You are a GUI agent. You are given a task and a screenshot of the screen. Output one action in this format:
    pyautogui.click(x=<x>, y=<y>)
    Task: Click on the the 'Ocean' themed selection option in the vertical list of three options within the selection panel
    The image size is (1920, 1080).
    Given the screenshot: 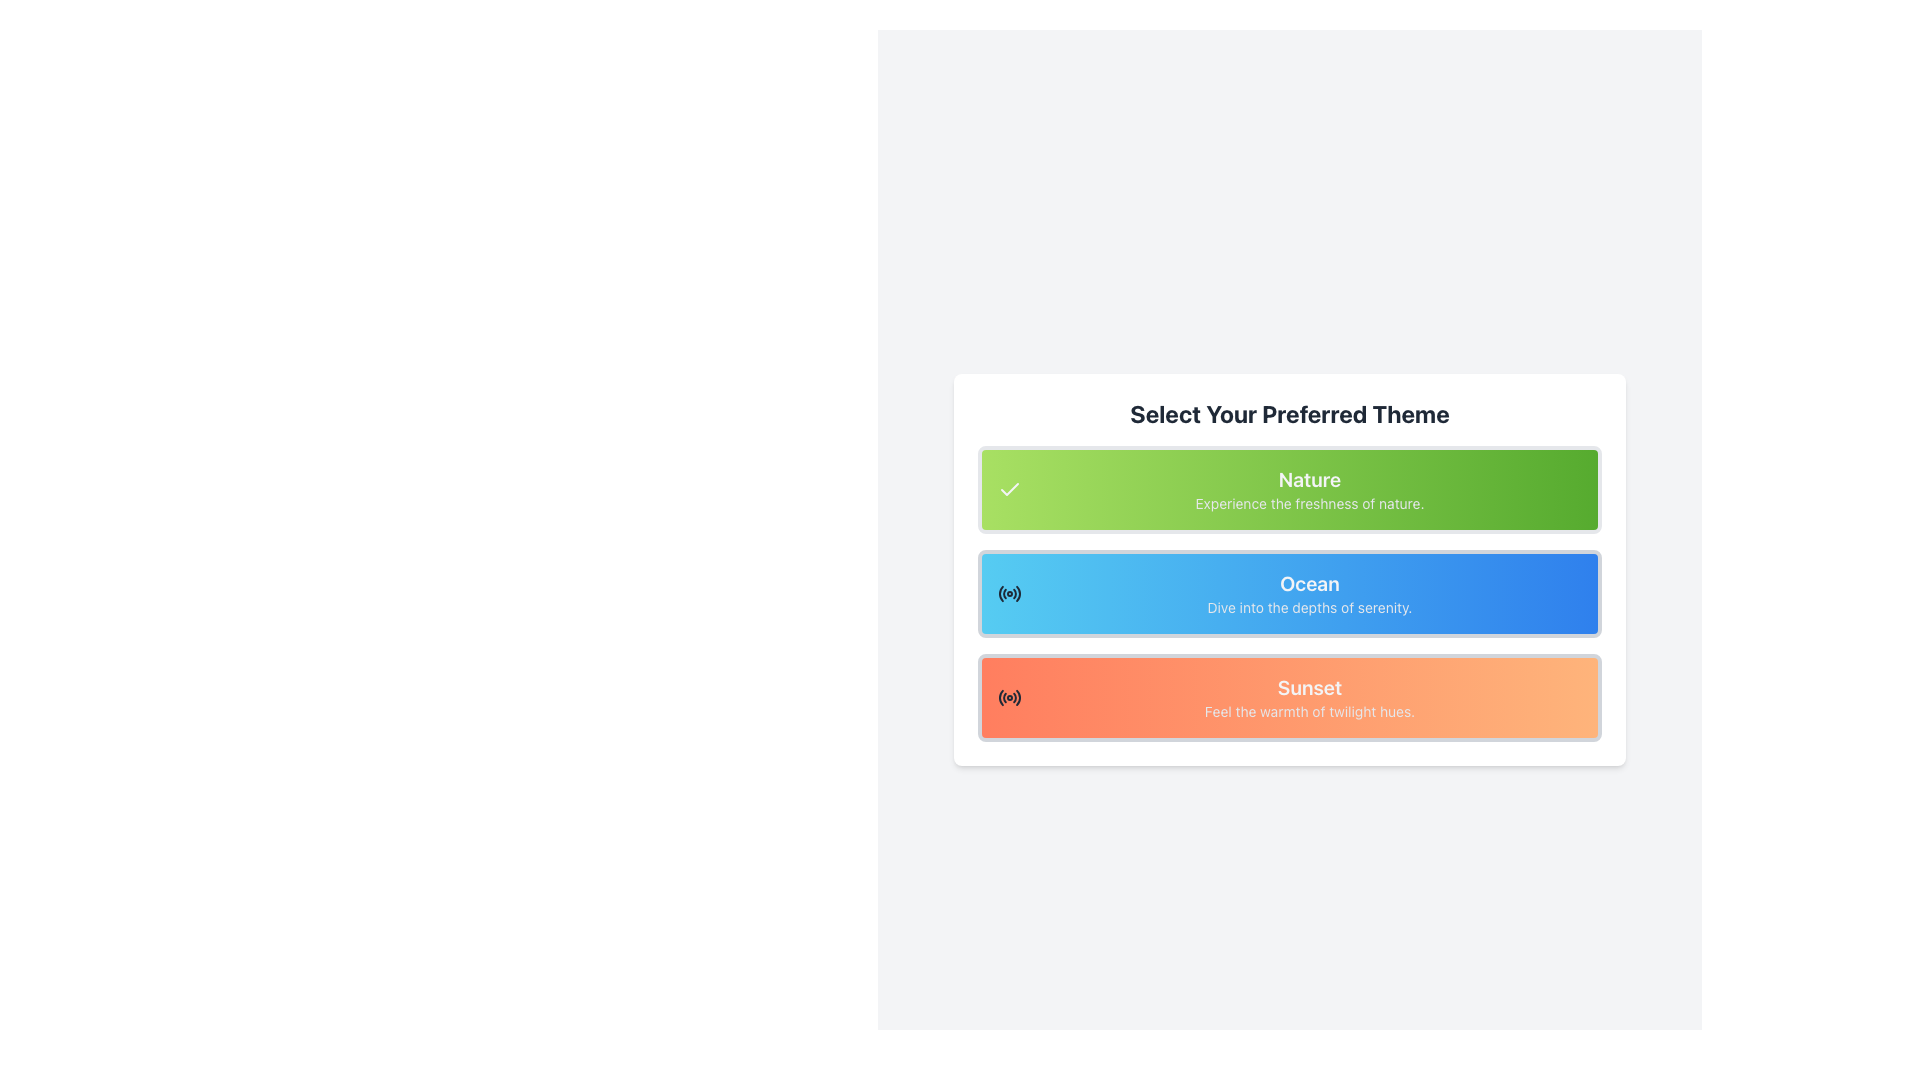 What is the action you would take?
    pyautogui.click(x=1310, y=593)
    